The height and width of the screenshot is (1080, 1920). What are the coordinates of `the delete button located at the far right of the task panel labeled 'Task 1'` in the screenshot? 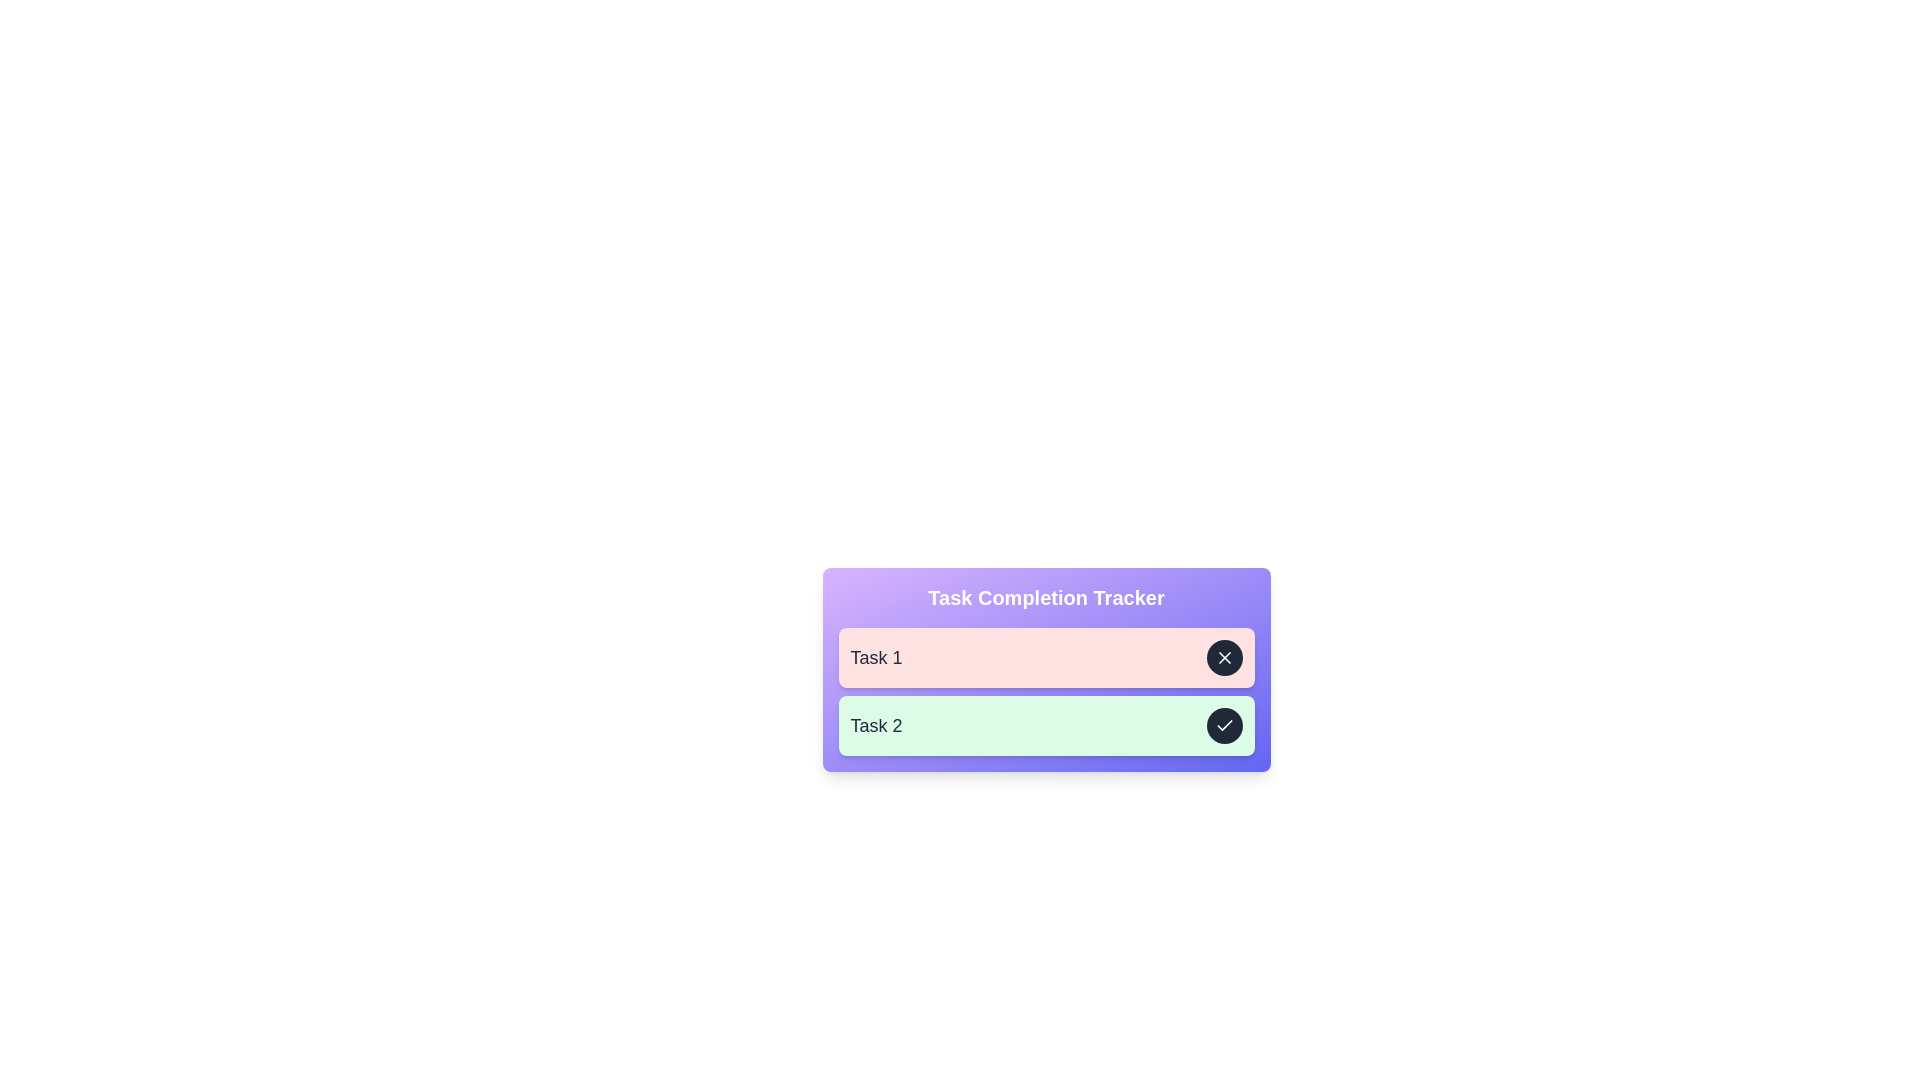 It's located at (1223, 658).